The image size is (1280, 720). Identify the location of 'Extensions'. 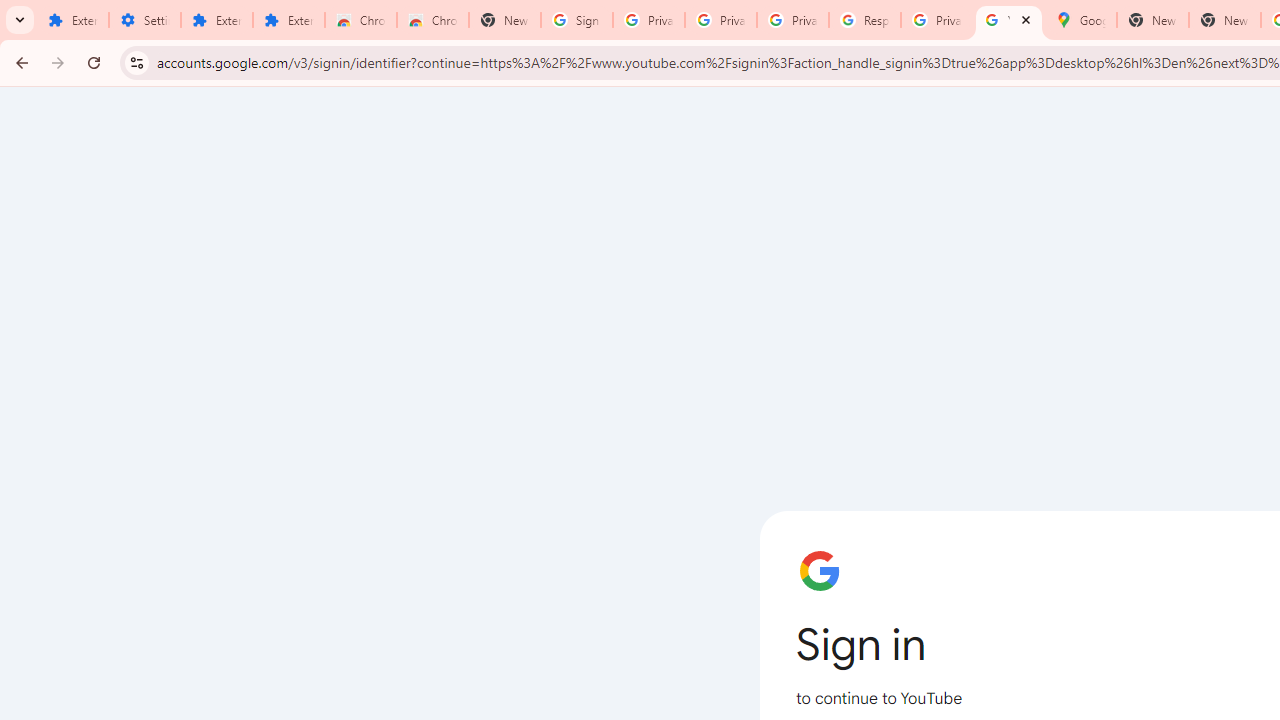
(216, 20).